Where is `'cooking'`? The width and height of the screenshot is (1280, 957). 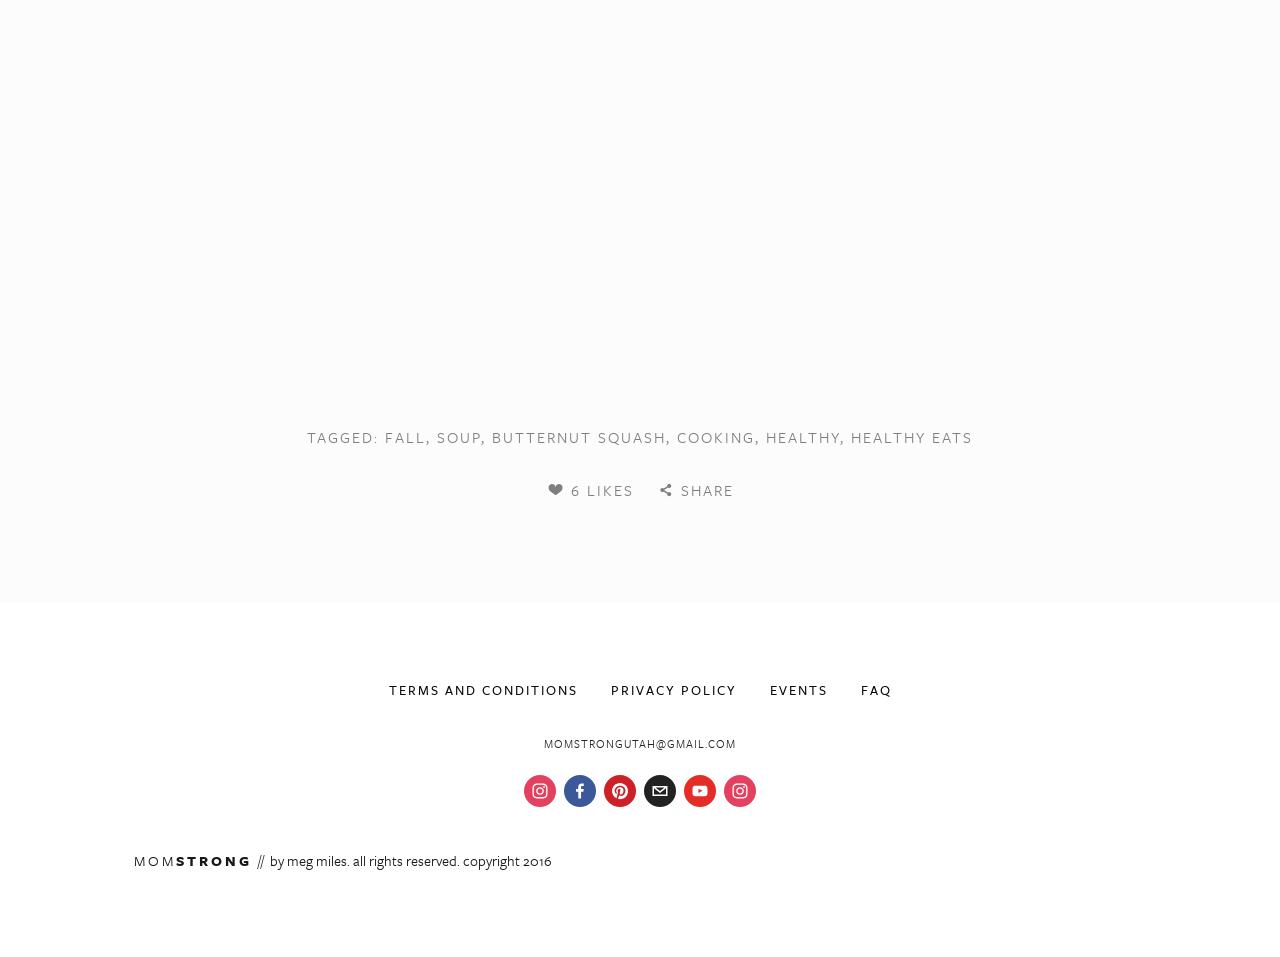 'cooking' is located at coordinates (716, 435).